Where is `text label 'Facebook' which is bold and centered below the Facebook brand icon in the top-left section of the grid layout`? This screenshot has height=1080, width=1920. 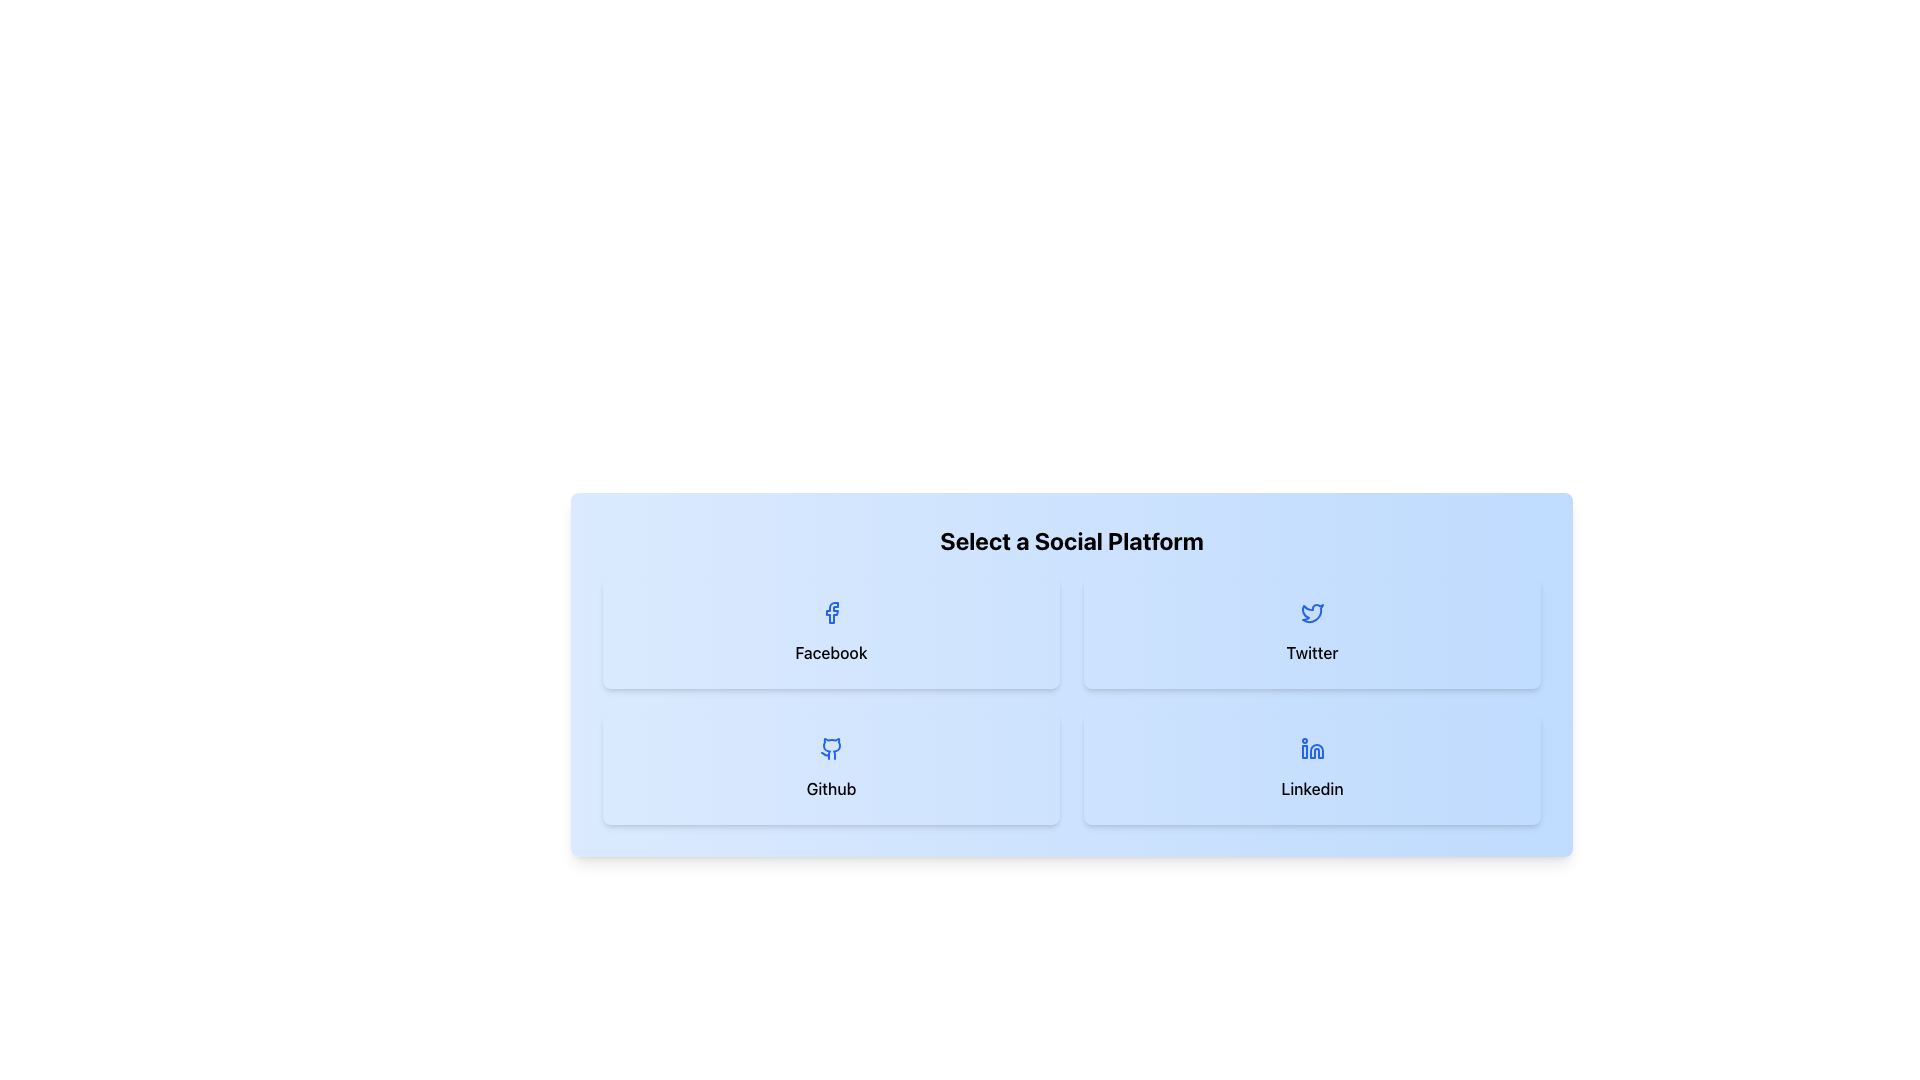
text label 'Facebook' which is bold and centered below the Facebook brand icon in the top-left section of the grid layout is located at coordinates (831, 652).